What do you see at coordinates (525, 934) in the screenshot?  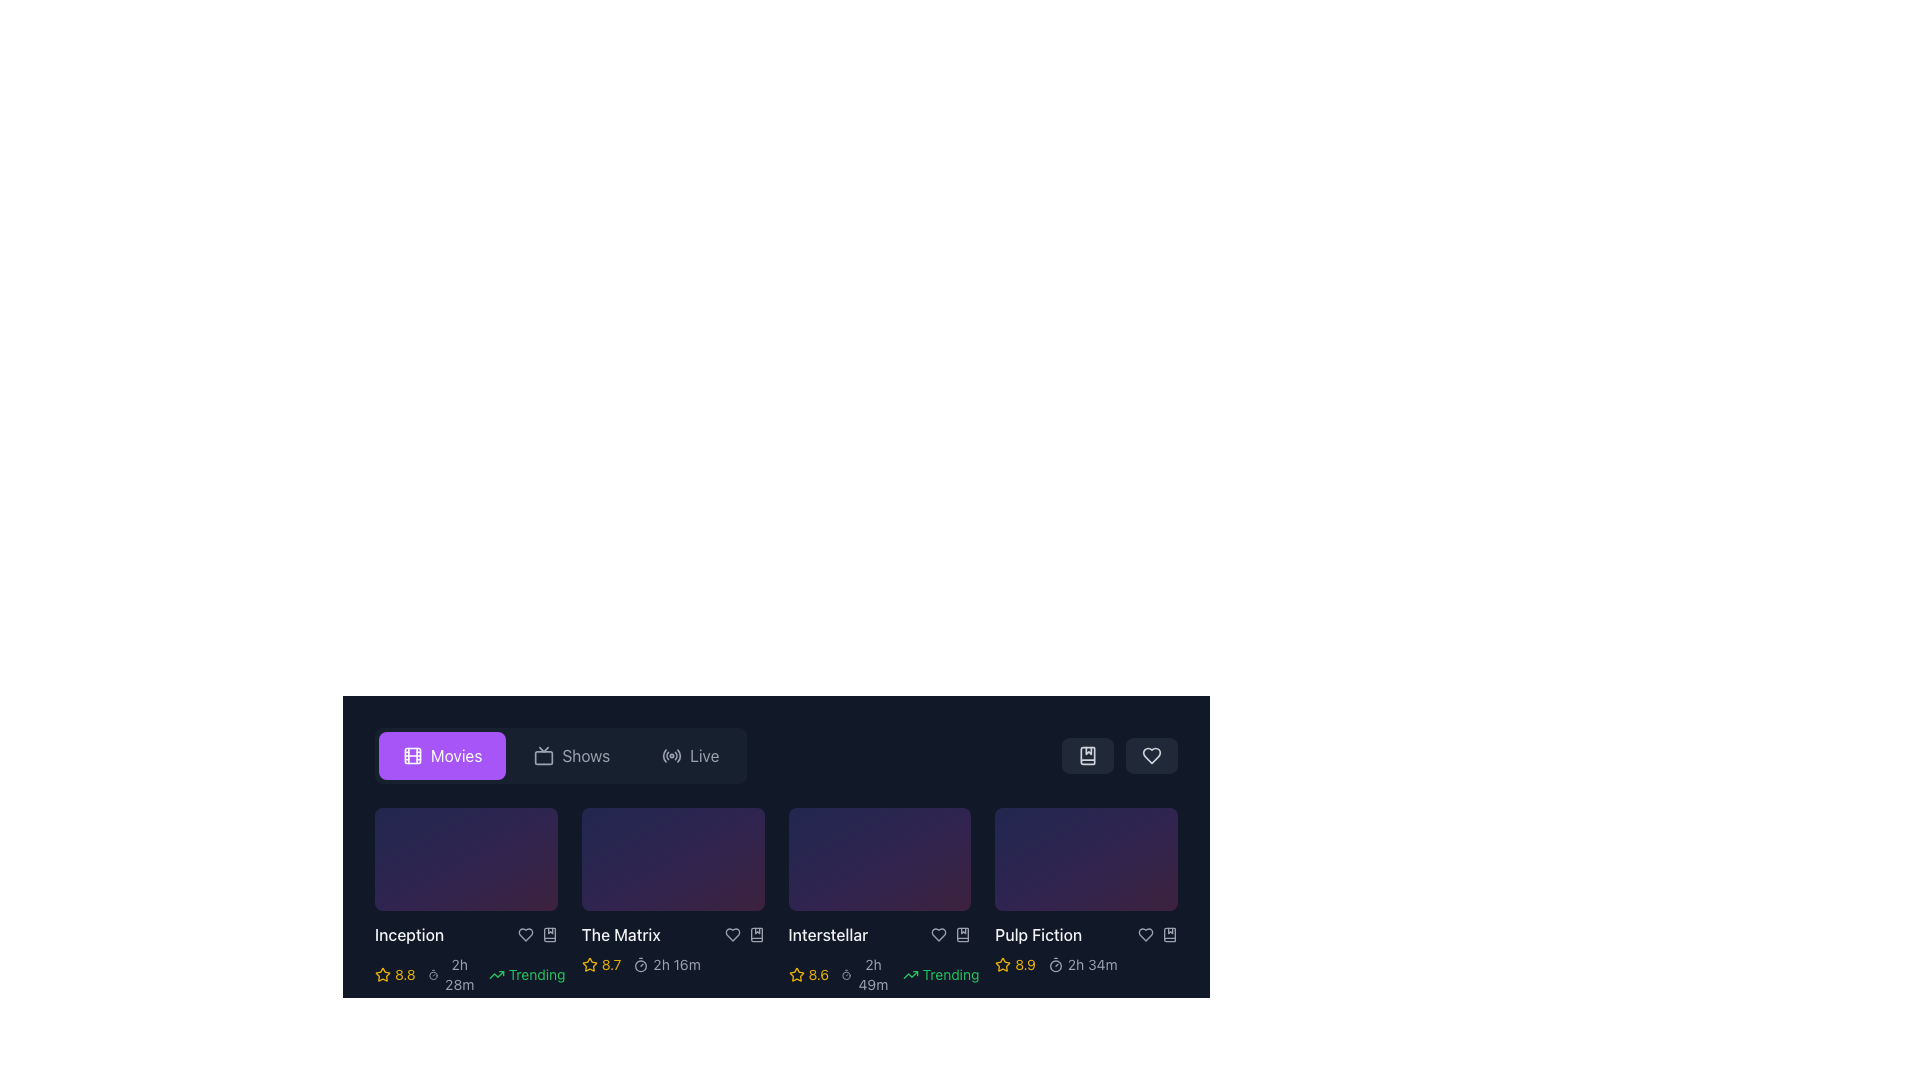 I see `the heart-shaped icon in the utility bar associated with the 'Inception' card to mark it as a favorite` at bounding box center [525, 934].